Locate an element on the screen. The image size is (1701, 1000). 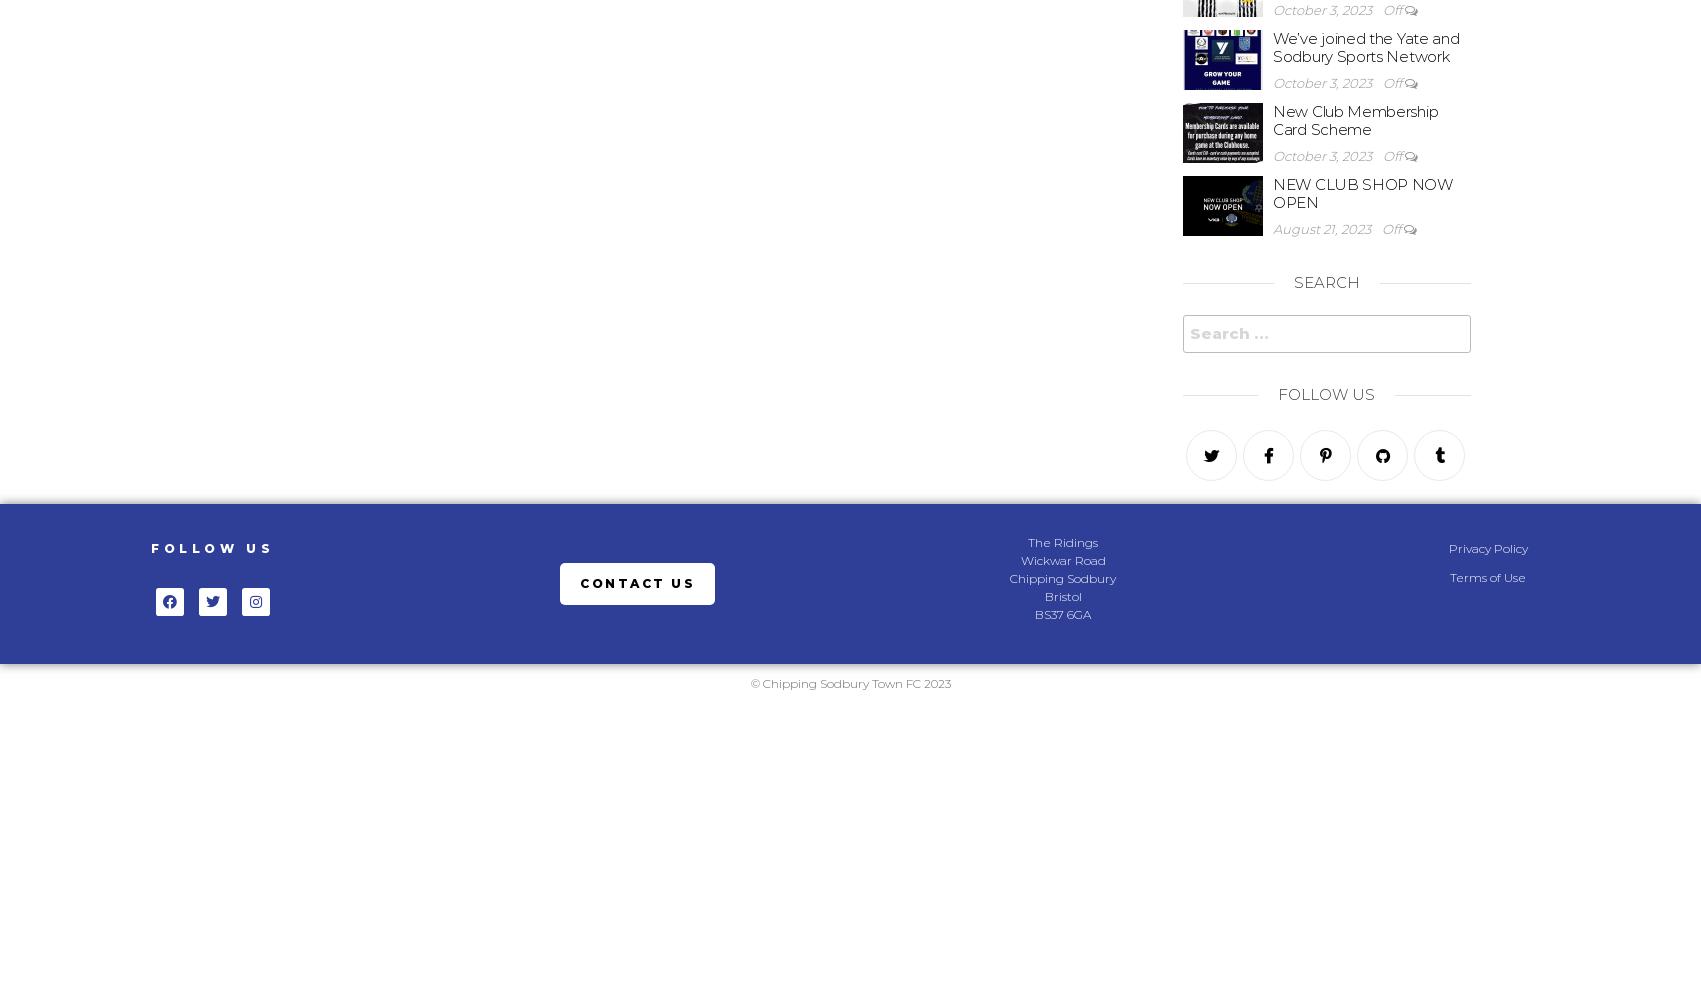
'© Chipping Sodbury Town FC 2023' is located at coordinates (849, 683).